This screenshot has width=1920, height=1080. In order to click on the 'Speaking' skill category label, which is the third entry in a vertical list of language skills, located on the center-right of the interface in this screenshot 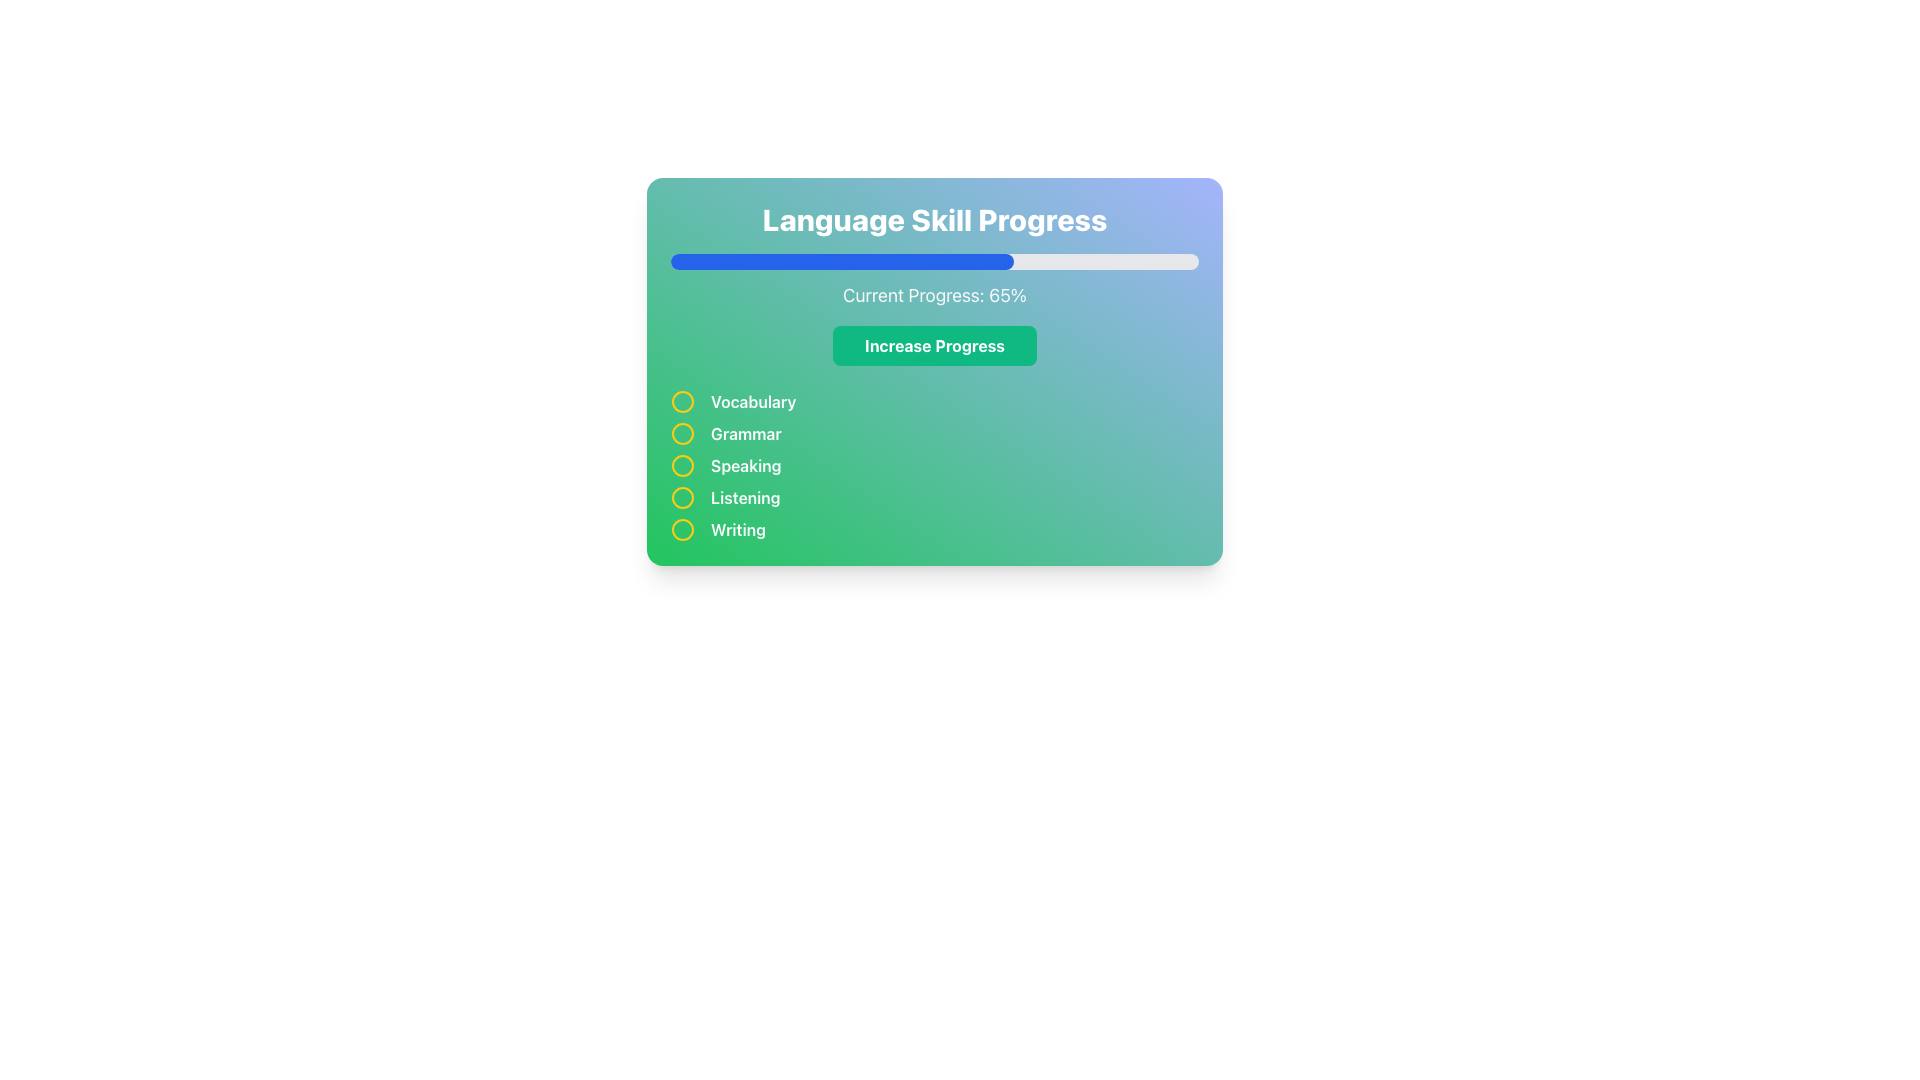, I will do `click(745, 466)`.